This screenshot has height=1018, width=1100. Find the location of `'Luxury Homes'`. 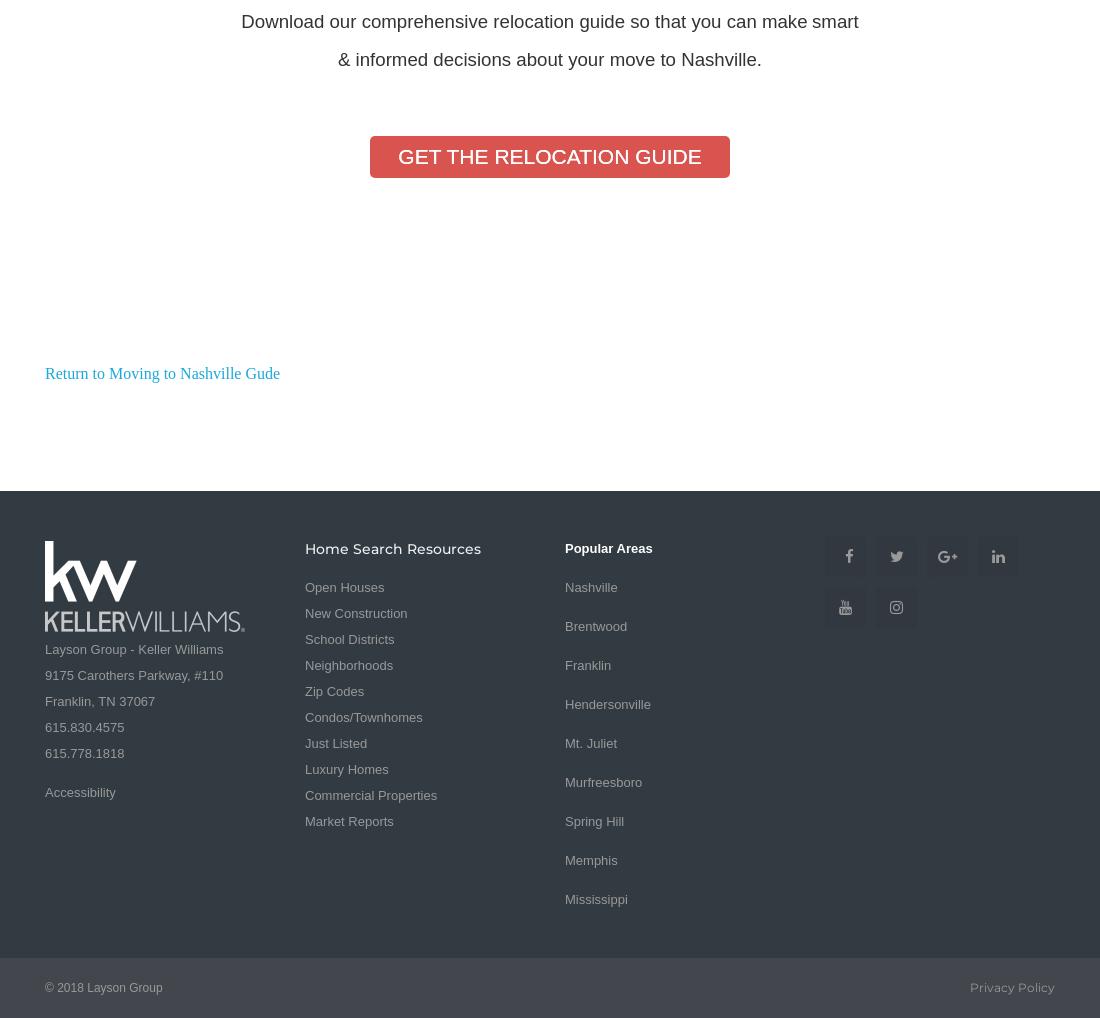

'Luxury Homes' is located at coordinates (346, 768).